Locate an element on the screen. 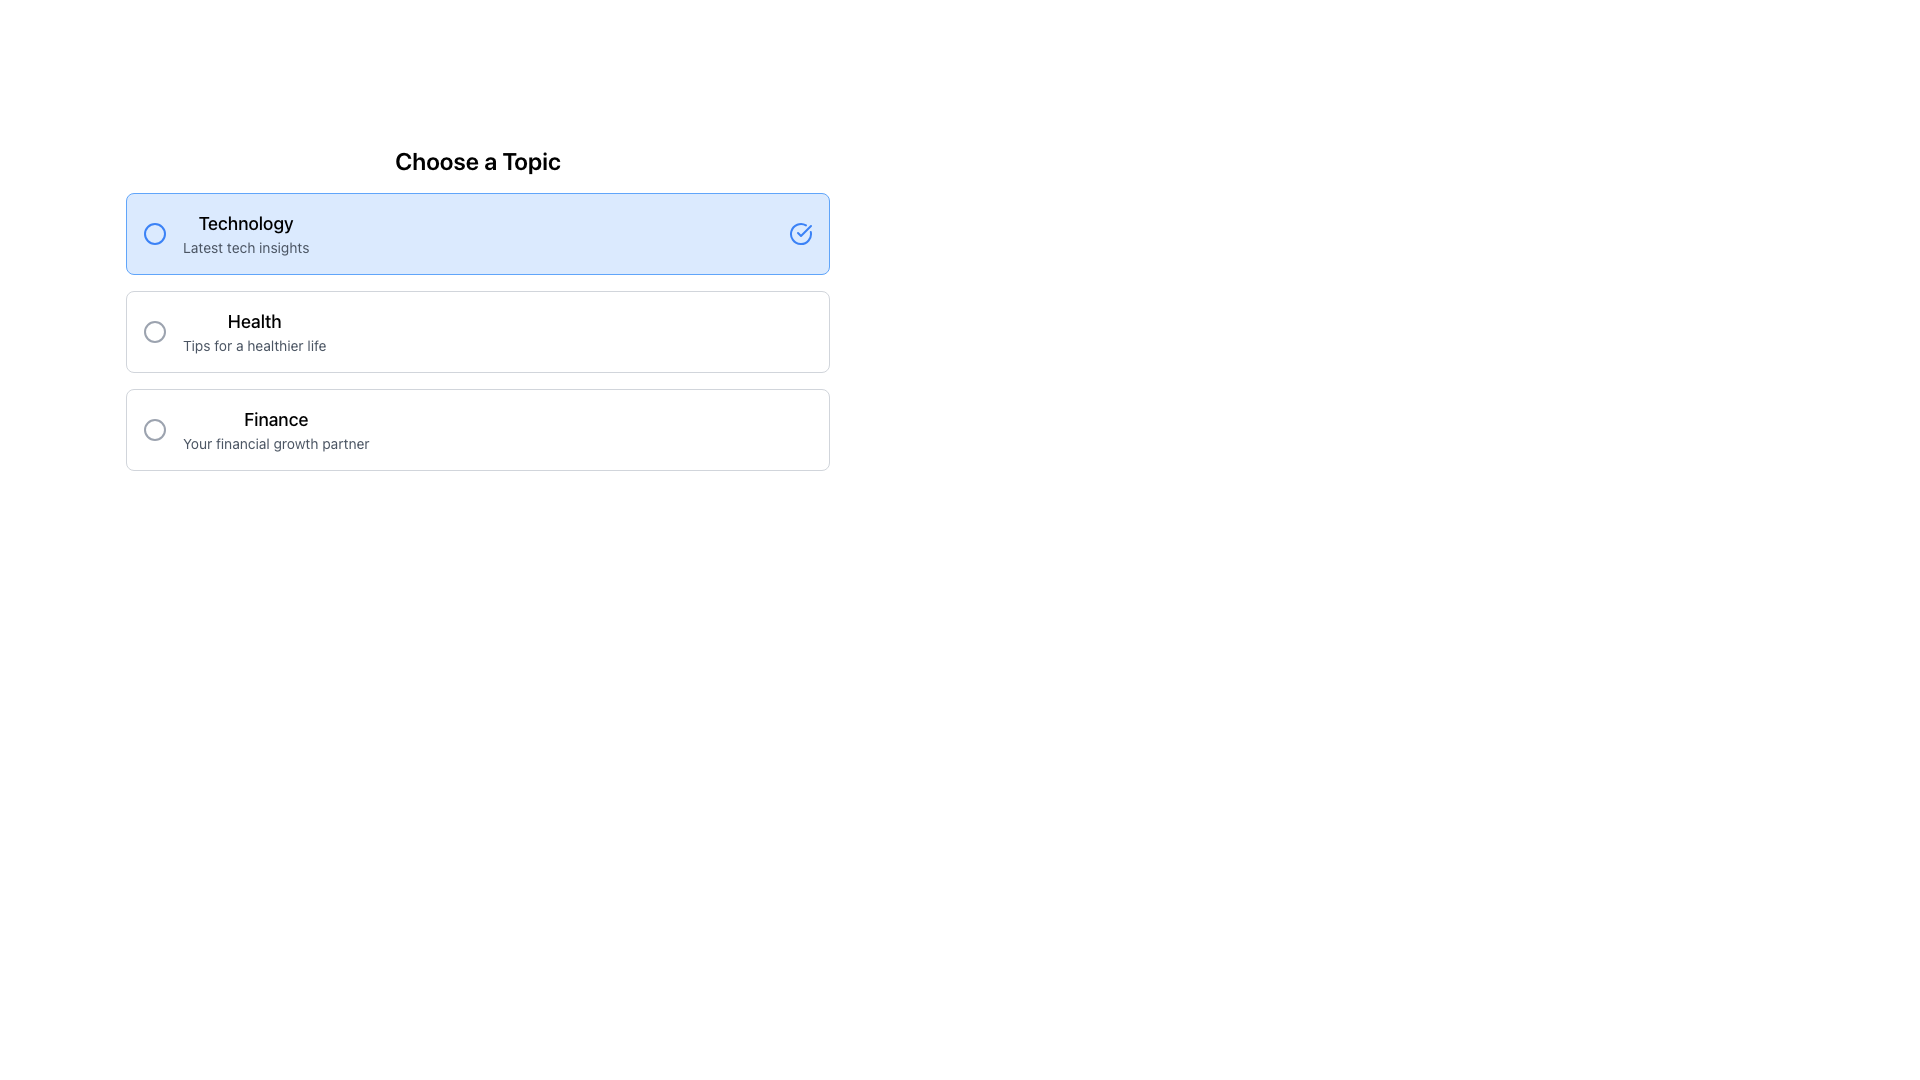 This screenshot has height=1080, width=1920. the 'Finance' title static text element, which is displayed in a bold, large font and is styled with a text-lg font-medium class, positioned above the subtitle 'Your financial growth partner' is located at coordinates (275, 419).